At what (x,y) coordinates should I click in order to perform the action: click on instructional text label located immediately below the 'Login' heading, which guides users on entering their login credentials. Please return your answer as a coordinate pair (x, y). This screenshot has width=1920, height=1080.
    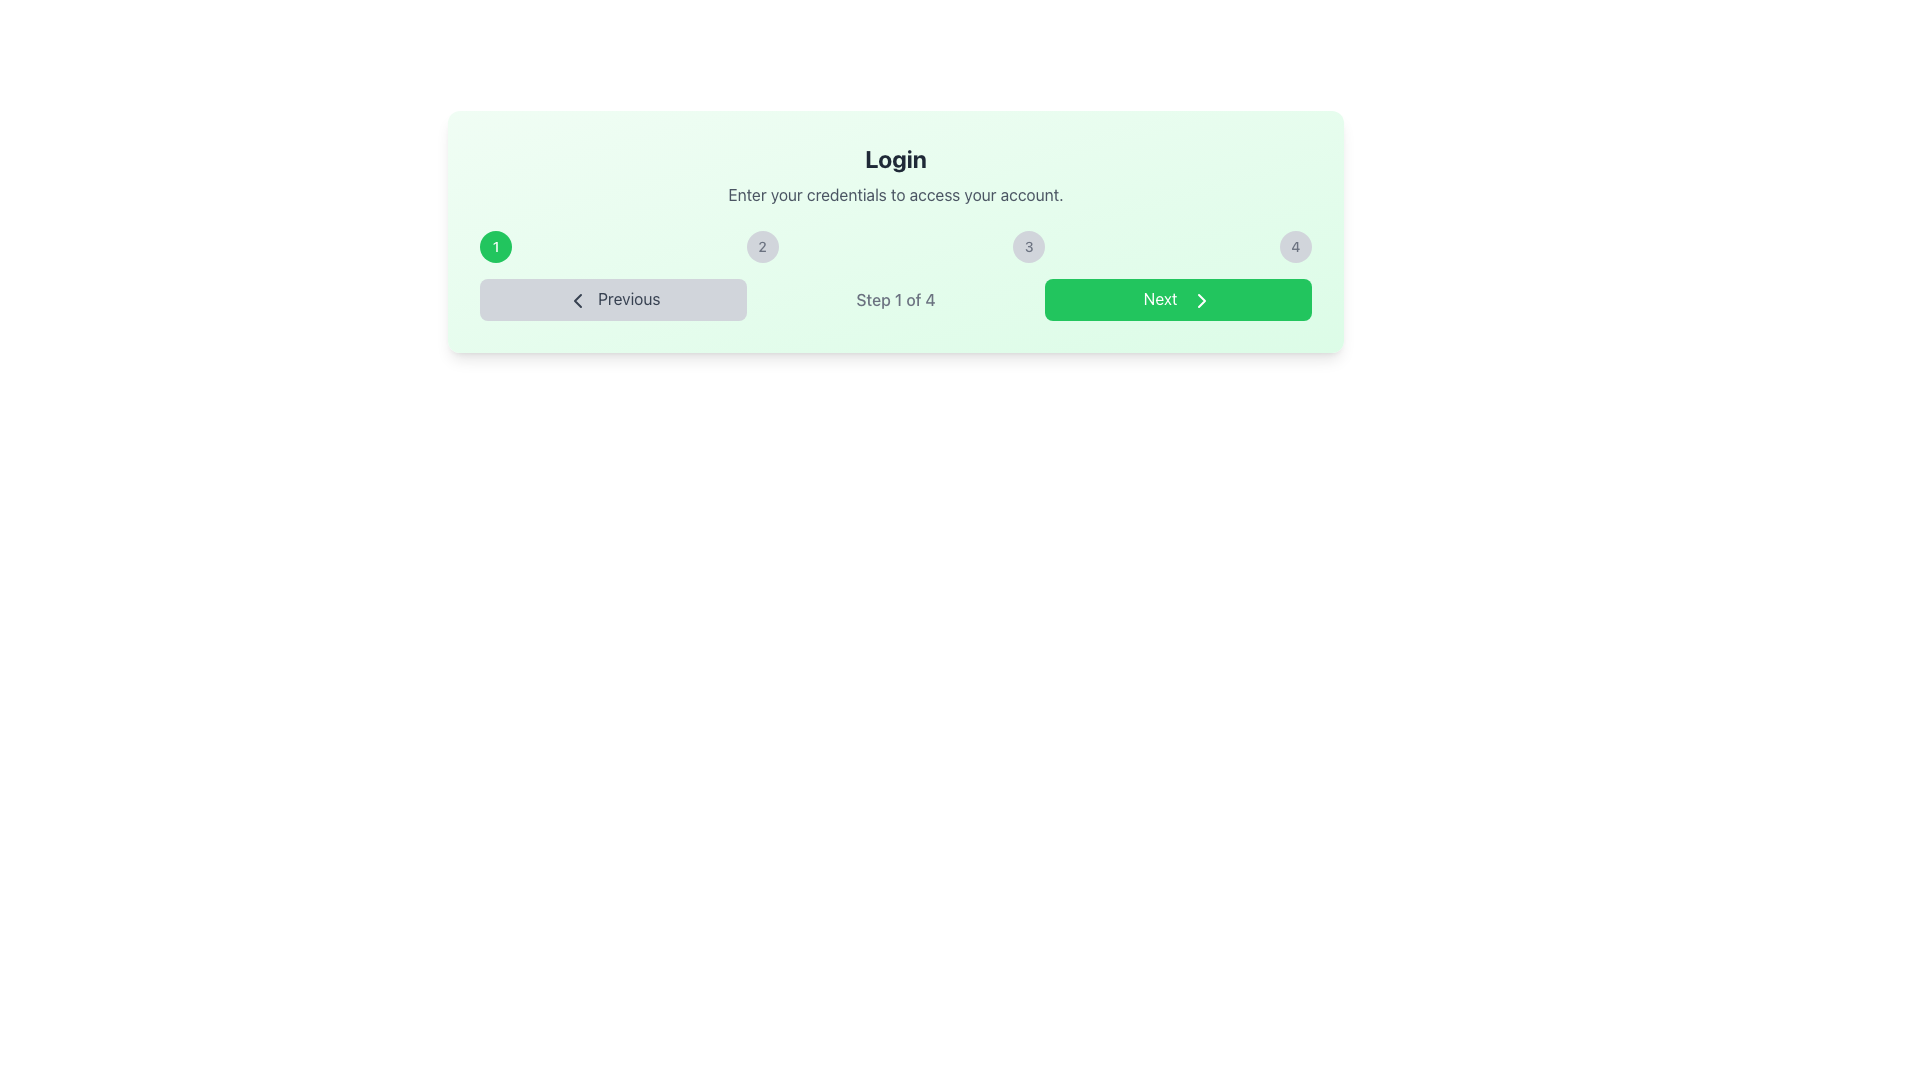
    Looking at the image, I should click on (895, 195).